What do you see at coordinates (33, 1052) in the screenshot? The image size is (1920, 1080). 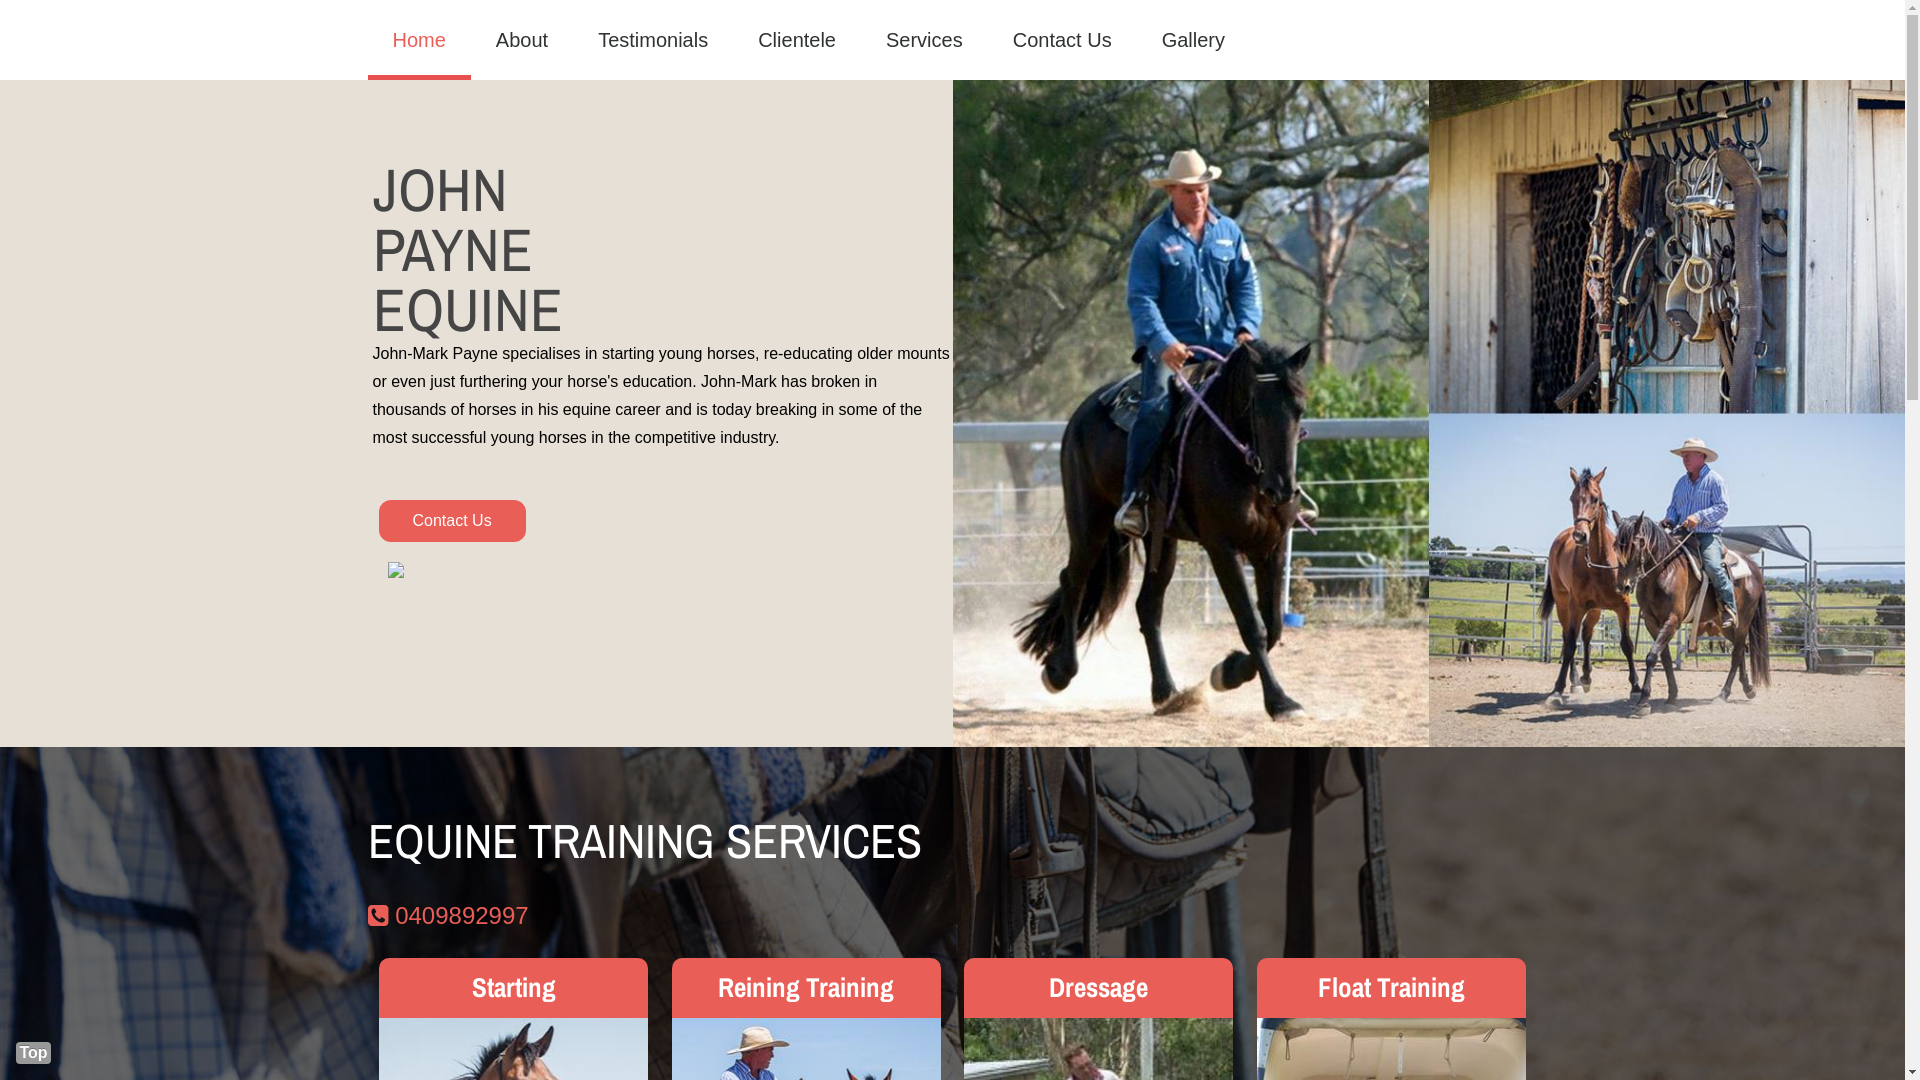 I see `'Top'` at bounding box center [33, 1052].